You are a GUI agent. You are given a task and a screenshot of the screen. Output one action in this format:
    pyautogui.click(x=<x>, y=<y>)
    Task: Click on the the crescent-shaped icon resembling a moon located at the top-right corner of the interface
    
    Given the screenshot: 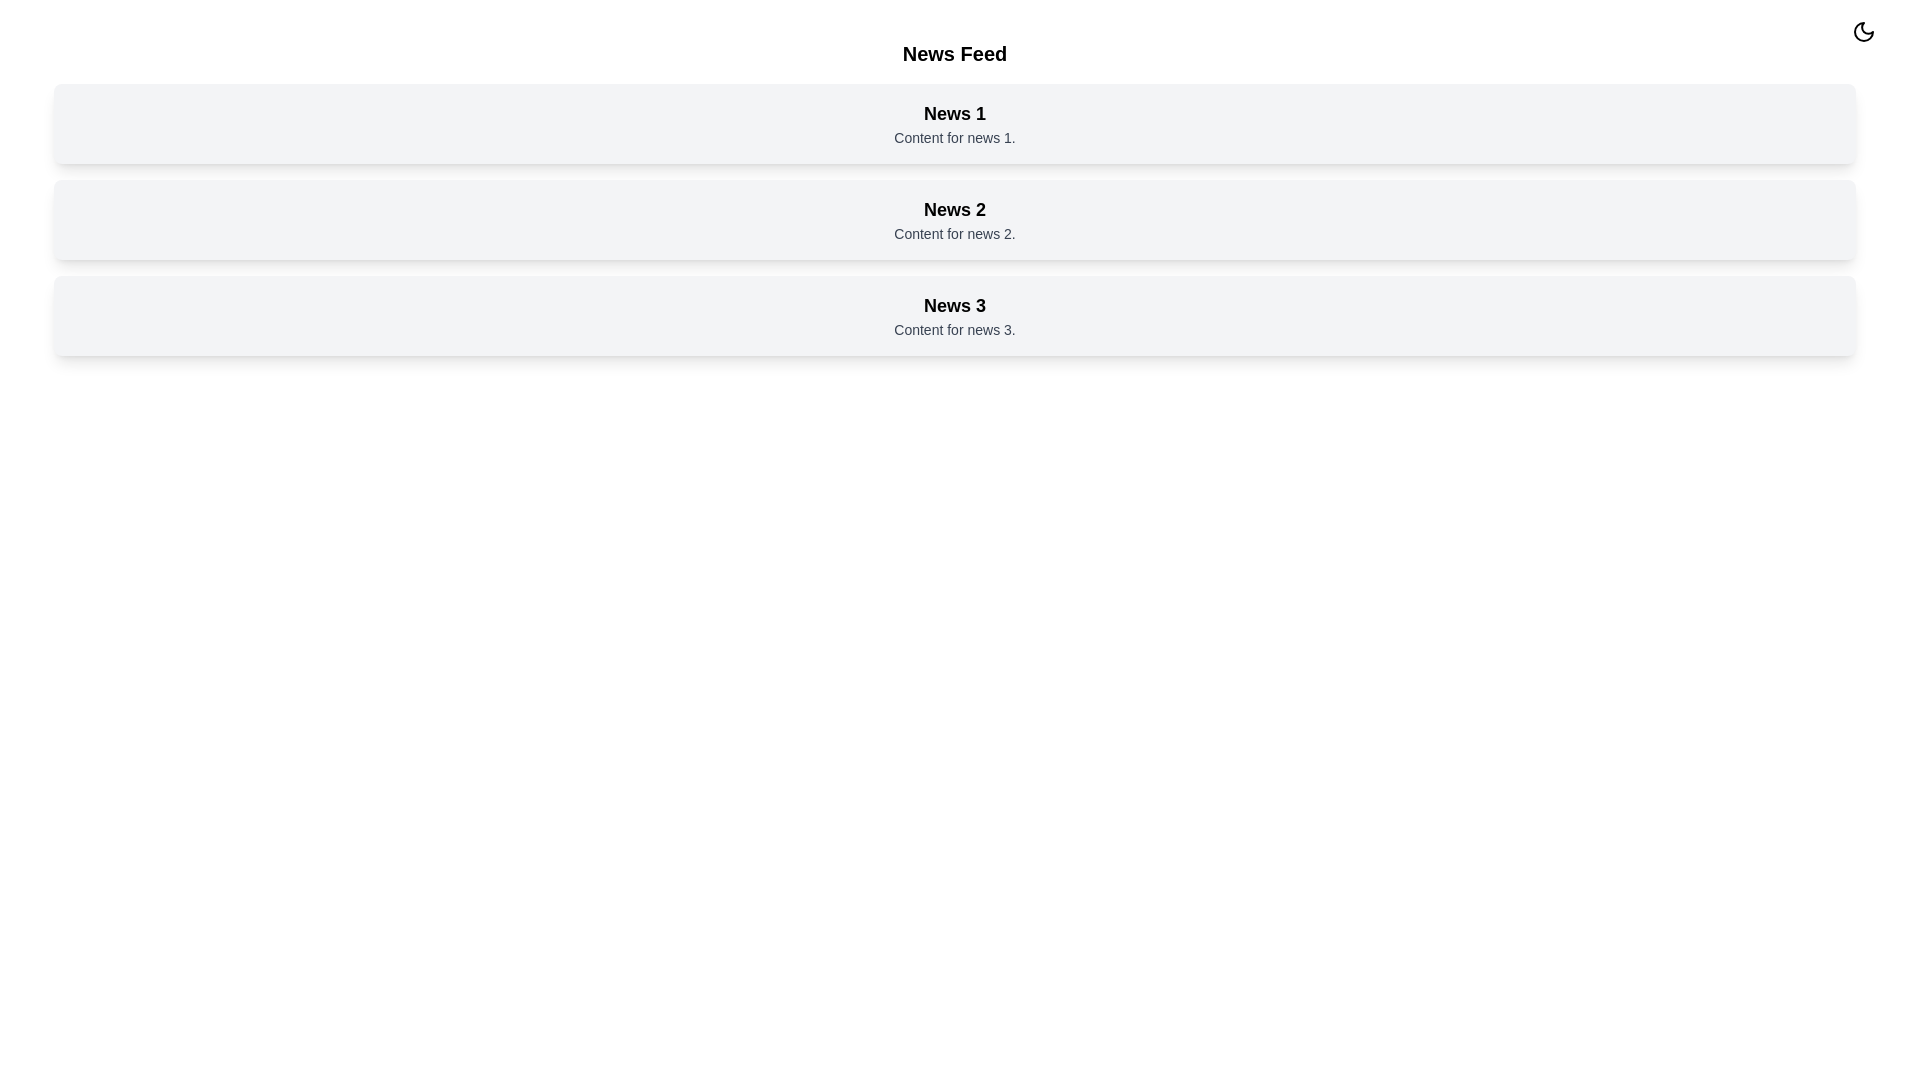 What is the action you would take?
    pyautogui.click(x=1862, y=31)
    